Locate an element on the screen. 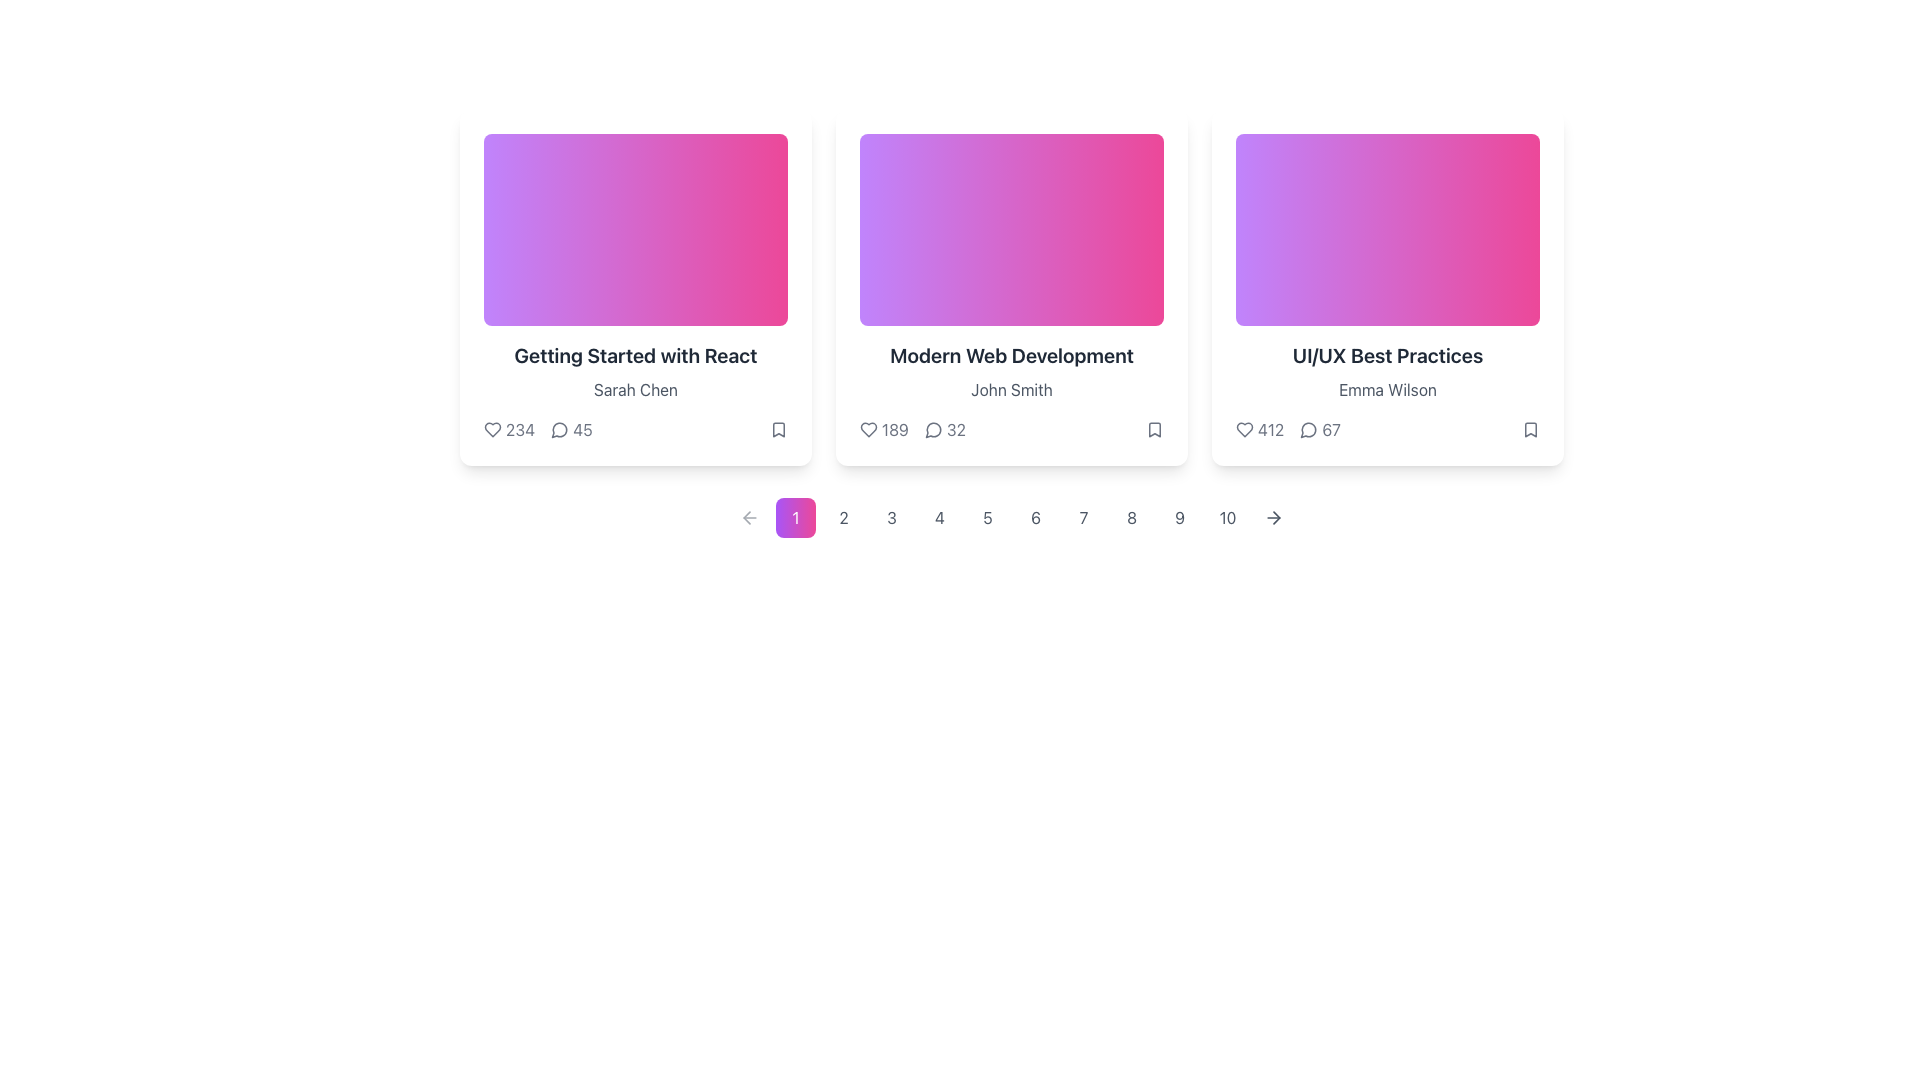  the previous page navigation button located at the far left of the pagination control bar, immediately before the first page marker (number '1') is located at coordinates (748, 516).